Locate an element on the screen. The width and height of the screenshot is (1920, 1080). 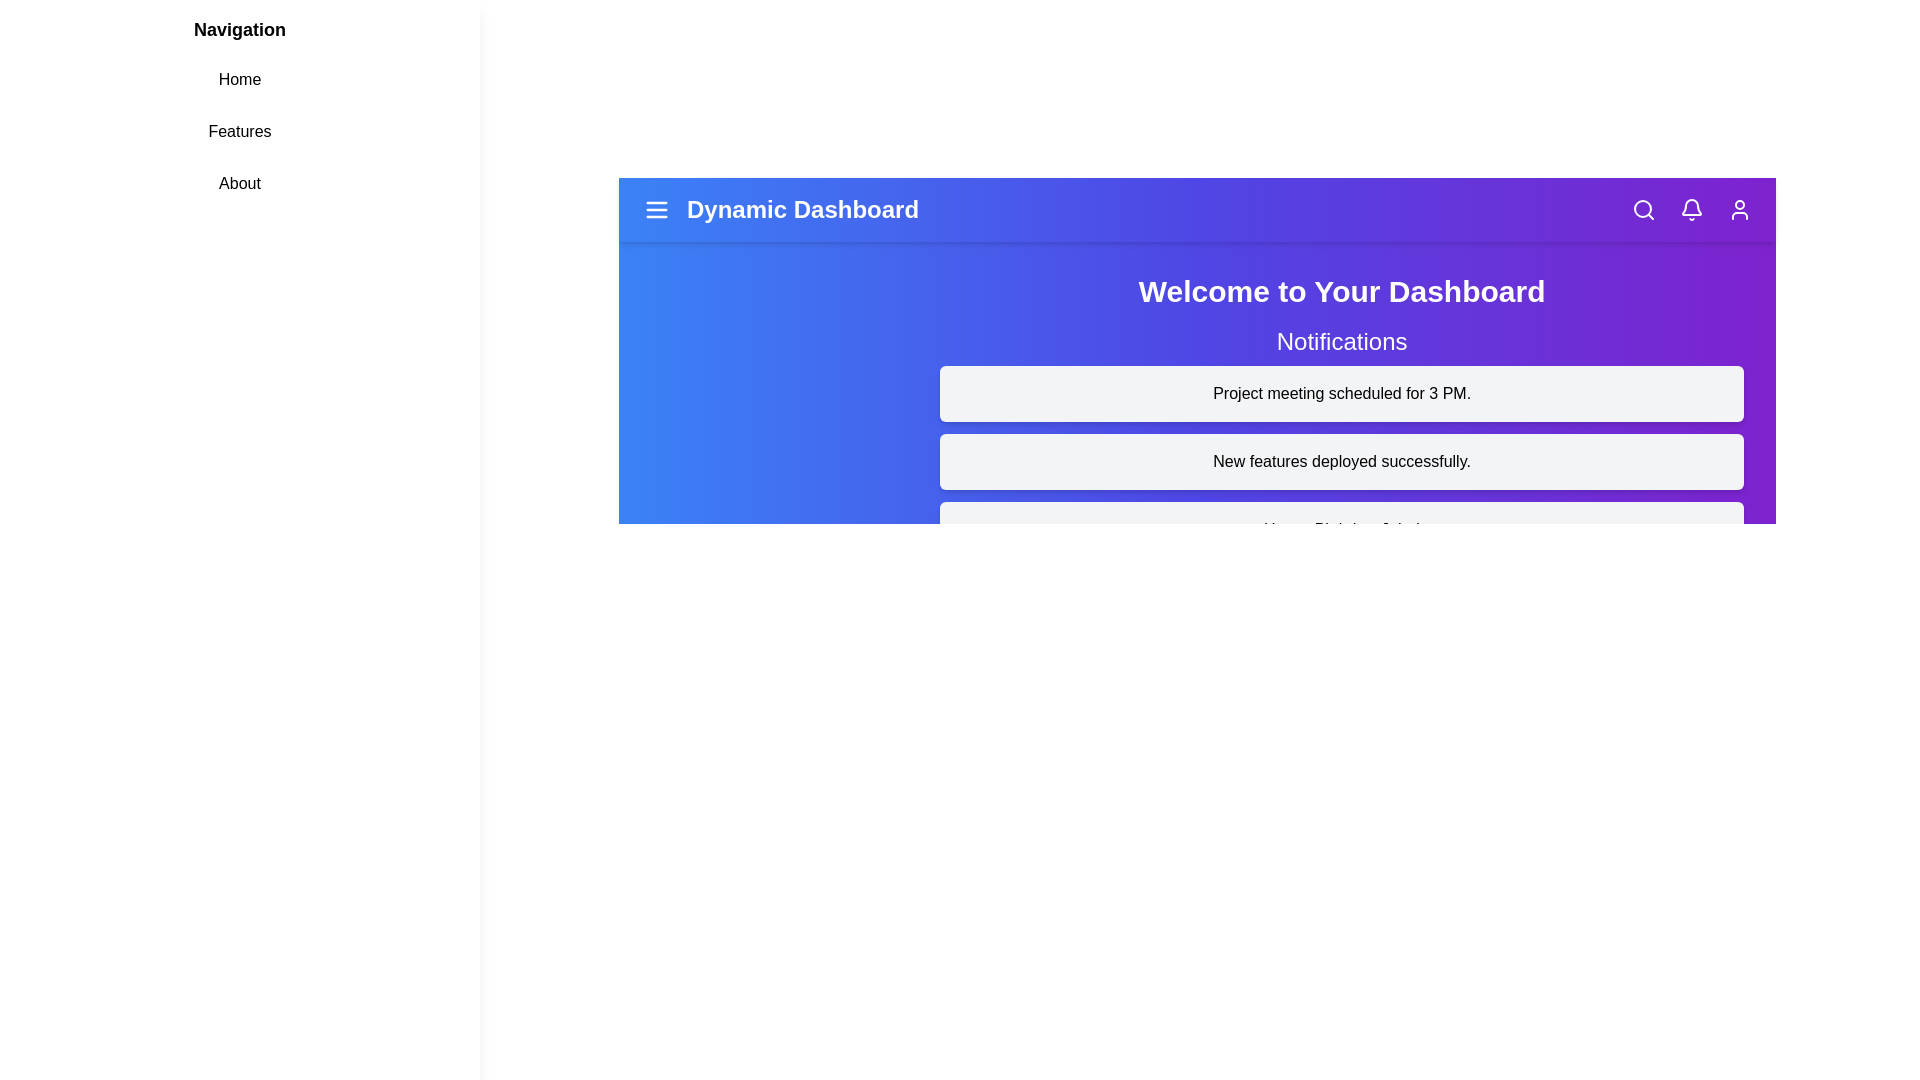
the 'Home' link in the navigation menu to navigate to the 'Home' section is located at coordinates (240, 79).